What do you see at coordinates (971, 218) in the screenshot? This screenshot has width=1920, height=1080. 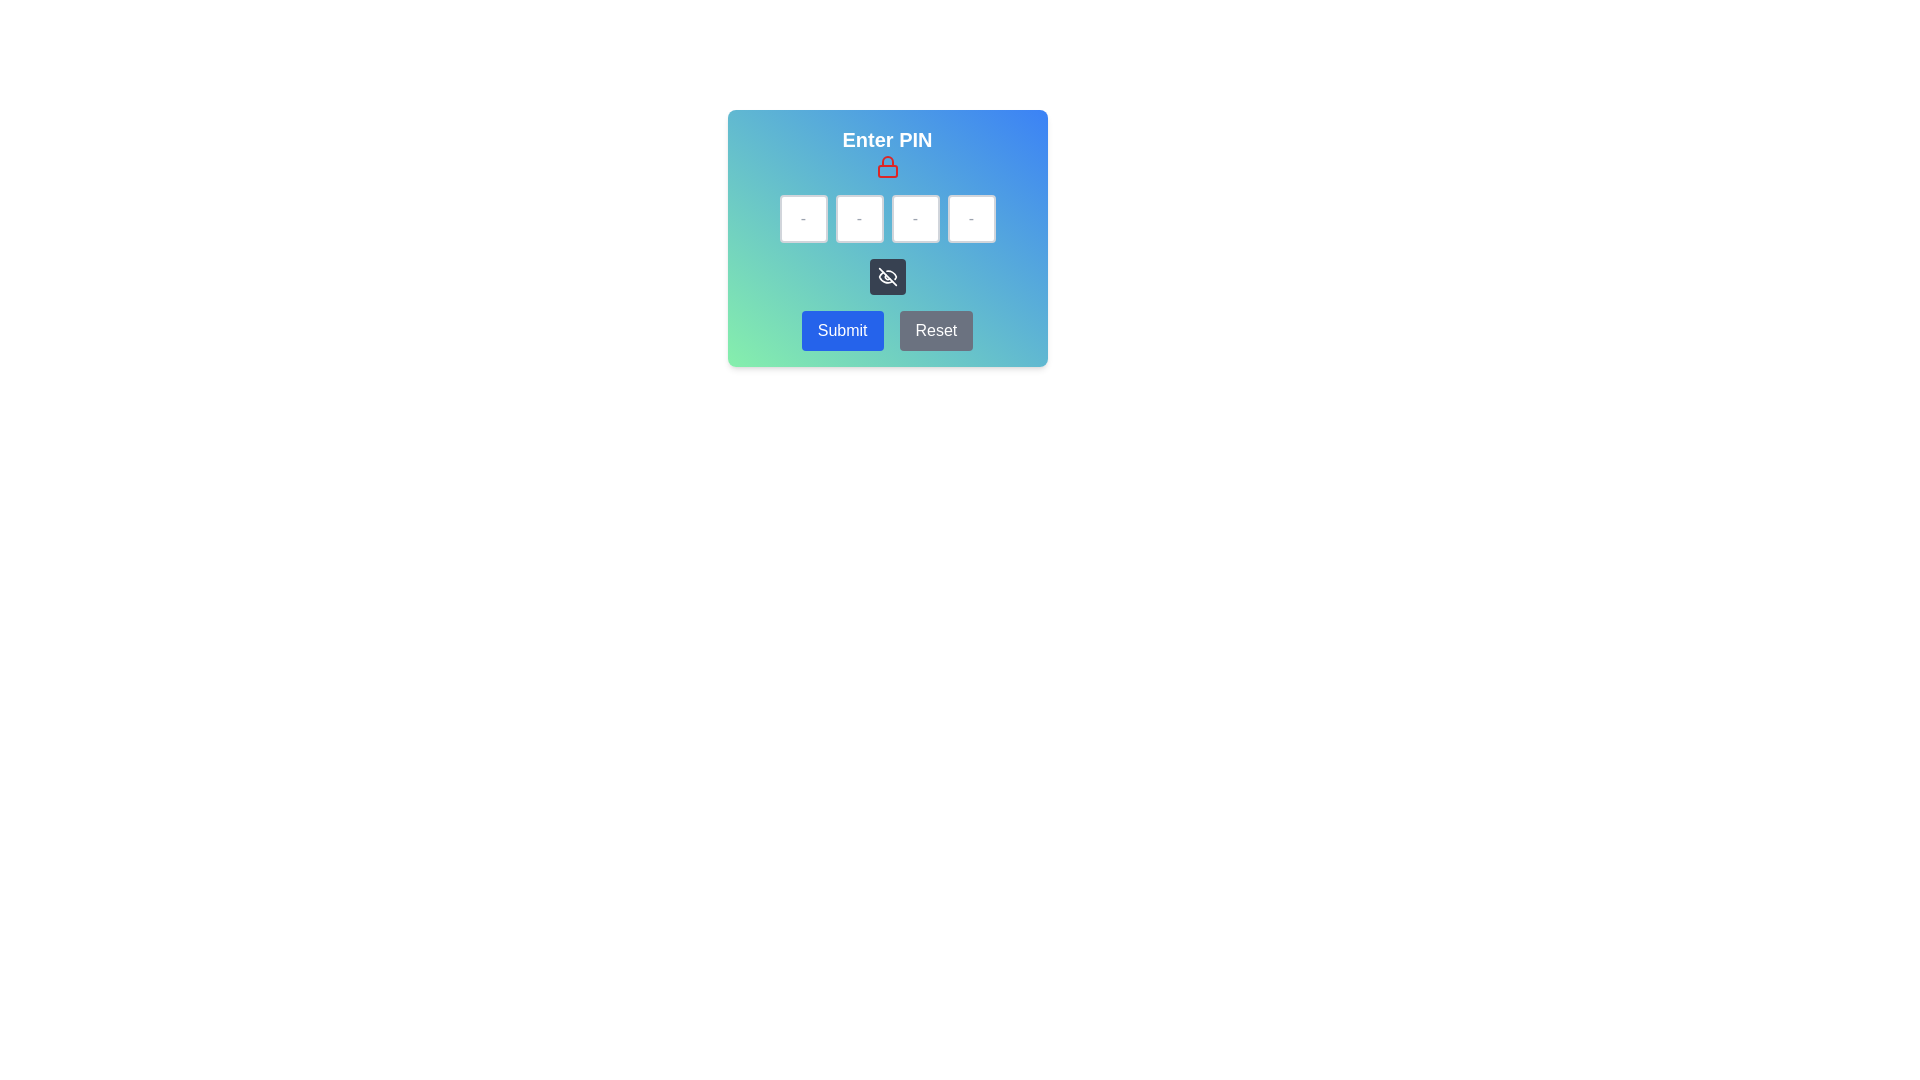 I see `the single-character password input field located at the far right of a sequence of four similar elements to provide interaction feedback` at bounding box center [971, 218].